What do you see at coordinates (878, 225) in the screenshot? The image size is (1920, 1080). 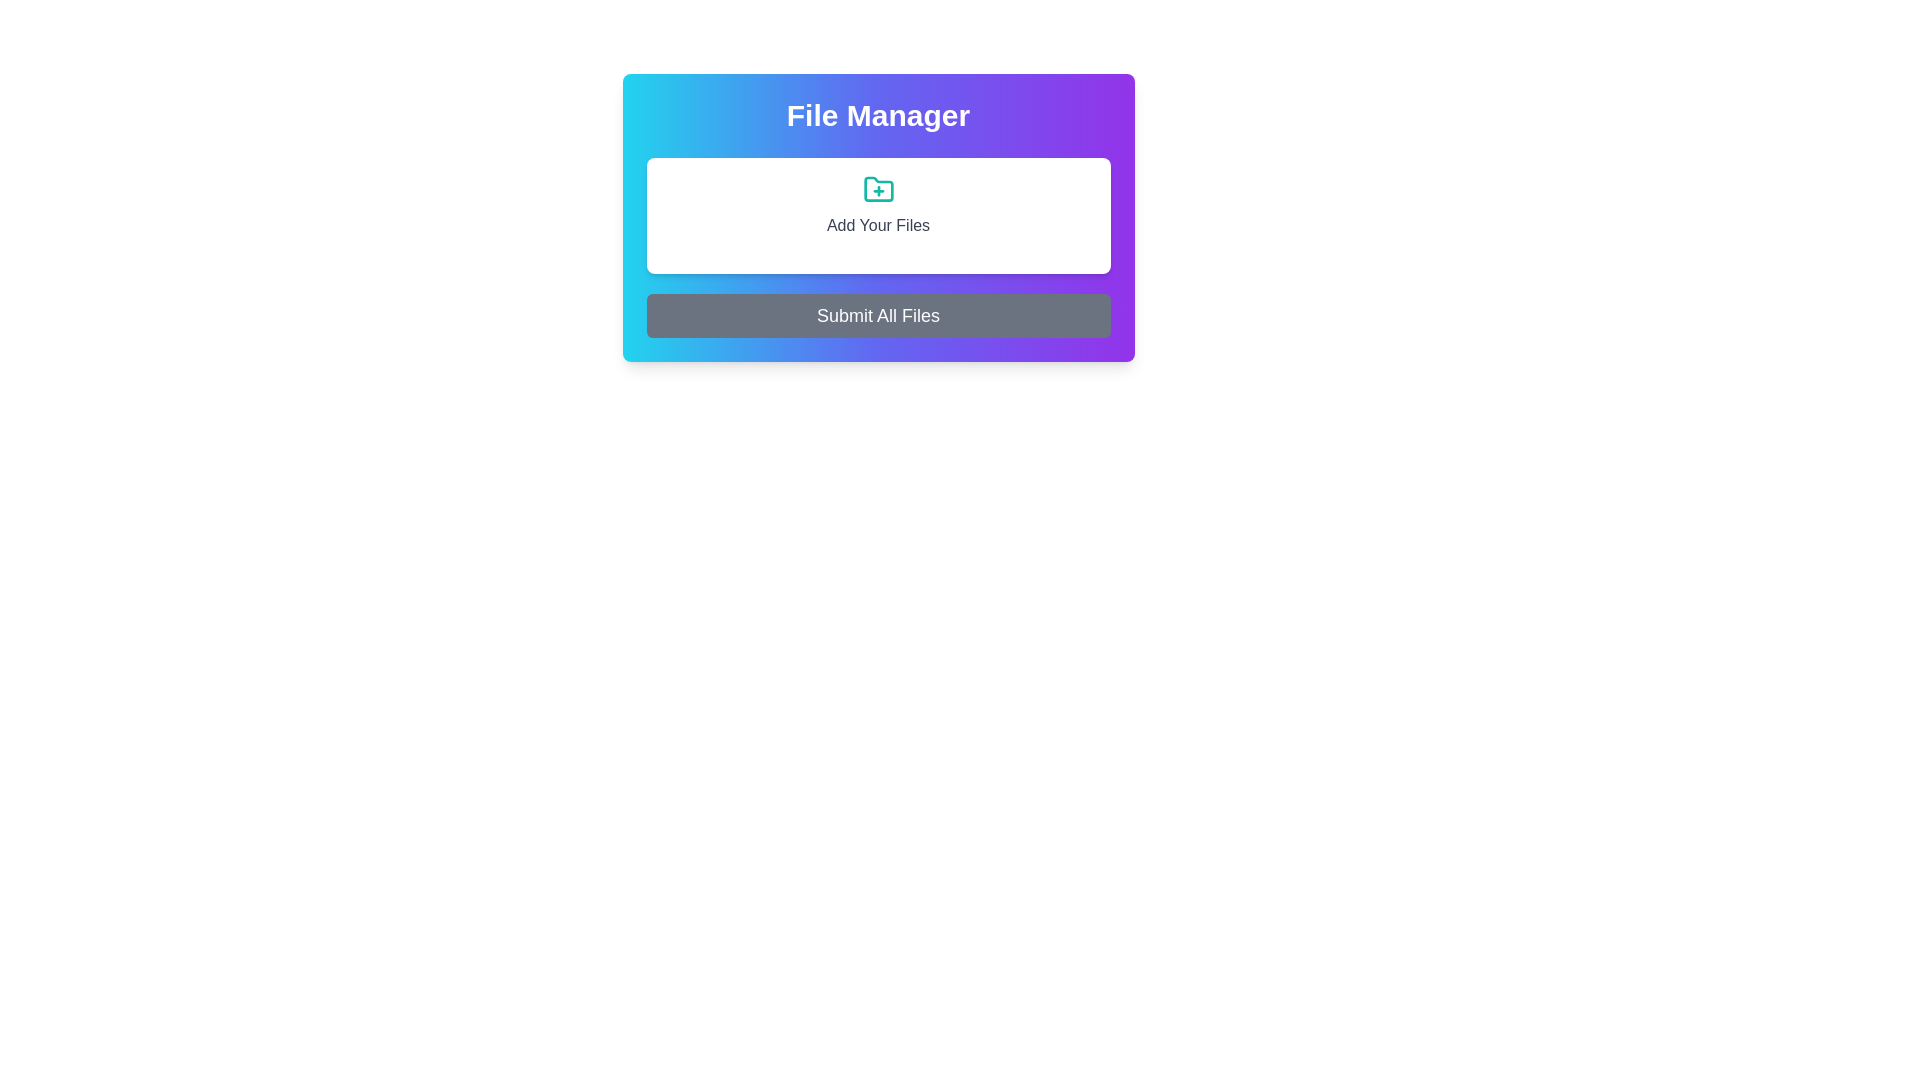 I see `the text label displaying 'Add Your Files', which is positioned below the folder icon in the File Manager card interface` at bounding box center [878, 225].